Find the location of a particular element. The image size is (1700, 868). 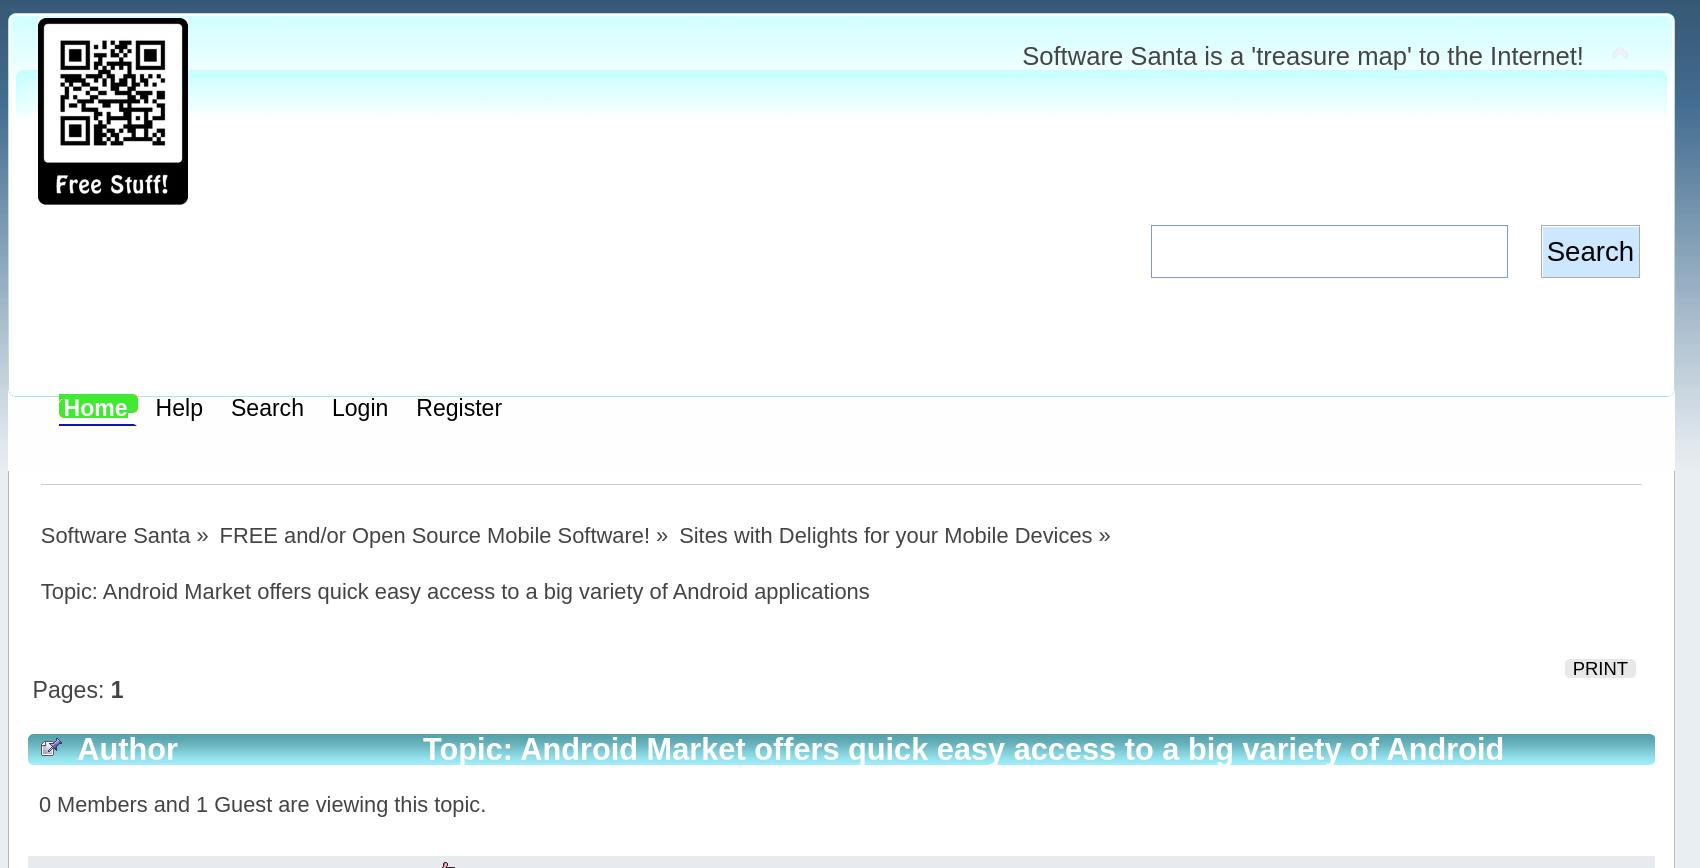

'Print' is located at coordinates (1598, 667).